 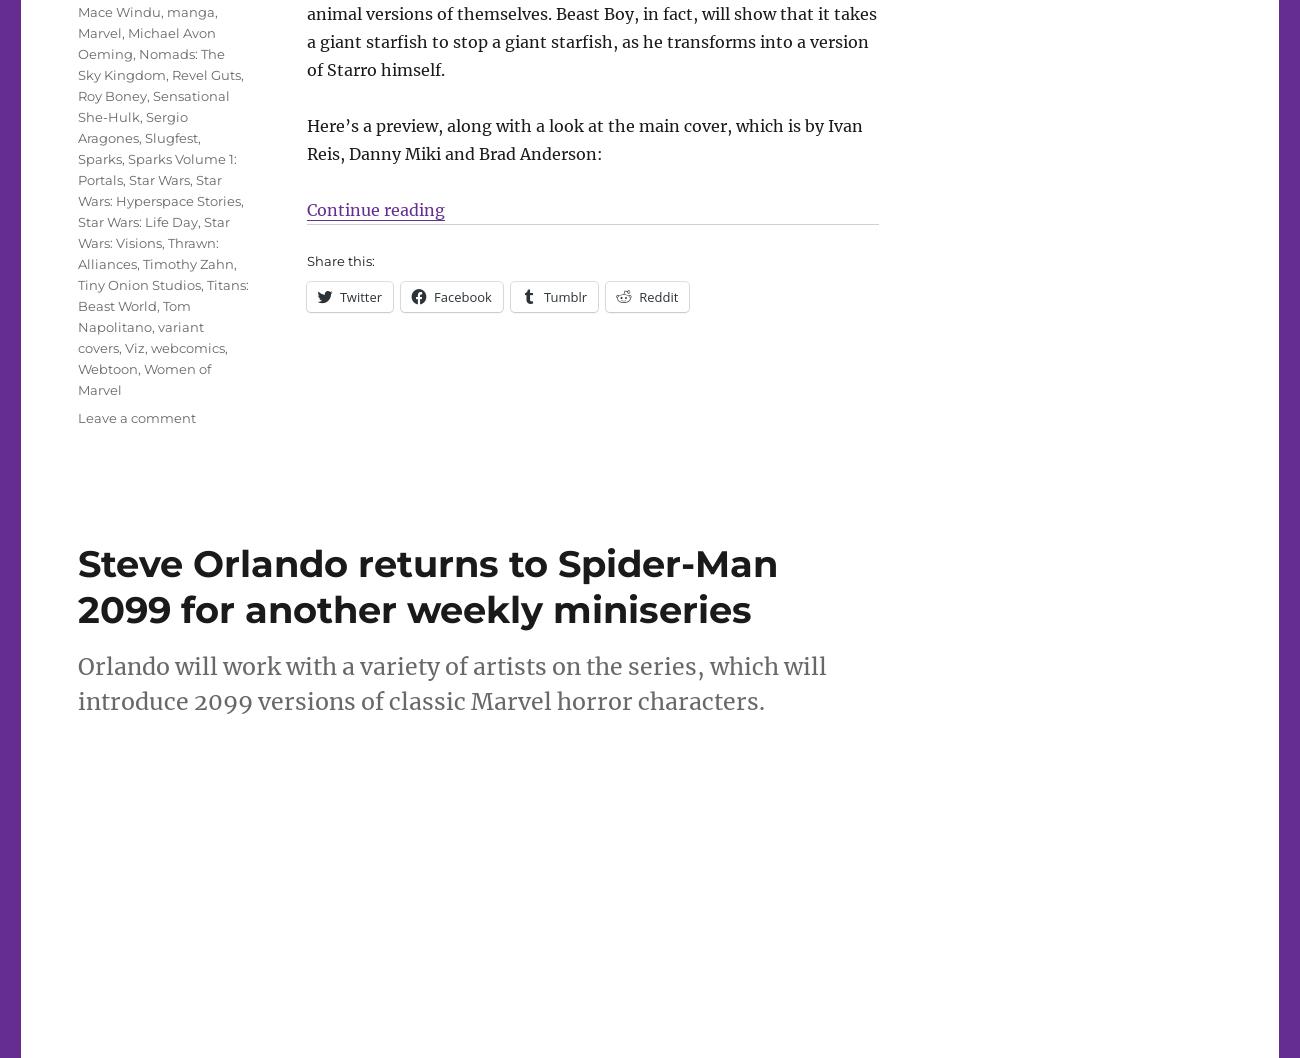 What do you see at coordinates (158, 190) in the screenshot?
I see `'Star Wars: Hyperspace Stories'` at bounding box center [158, 190].